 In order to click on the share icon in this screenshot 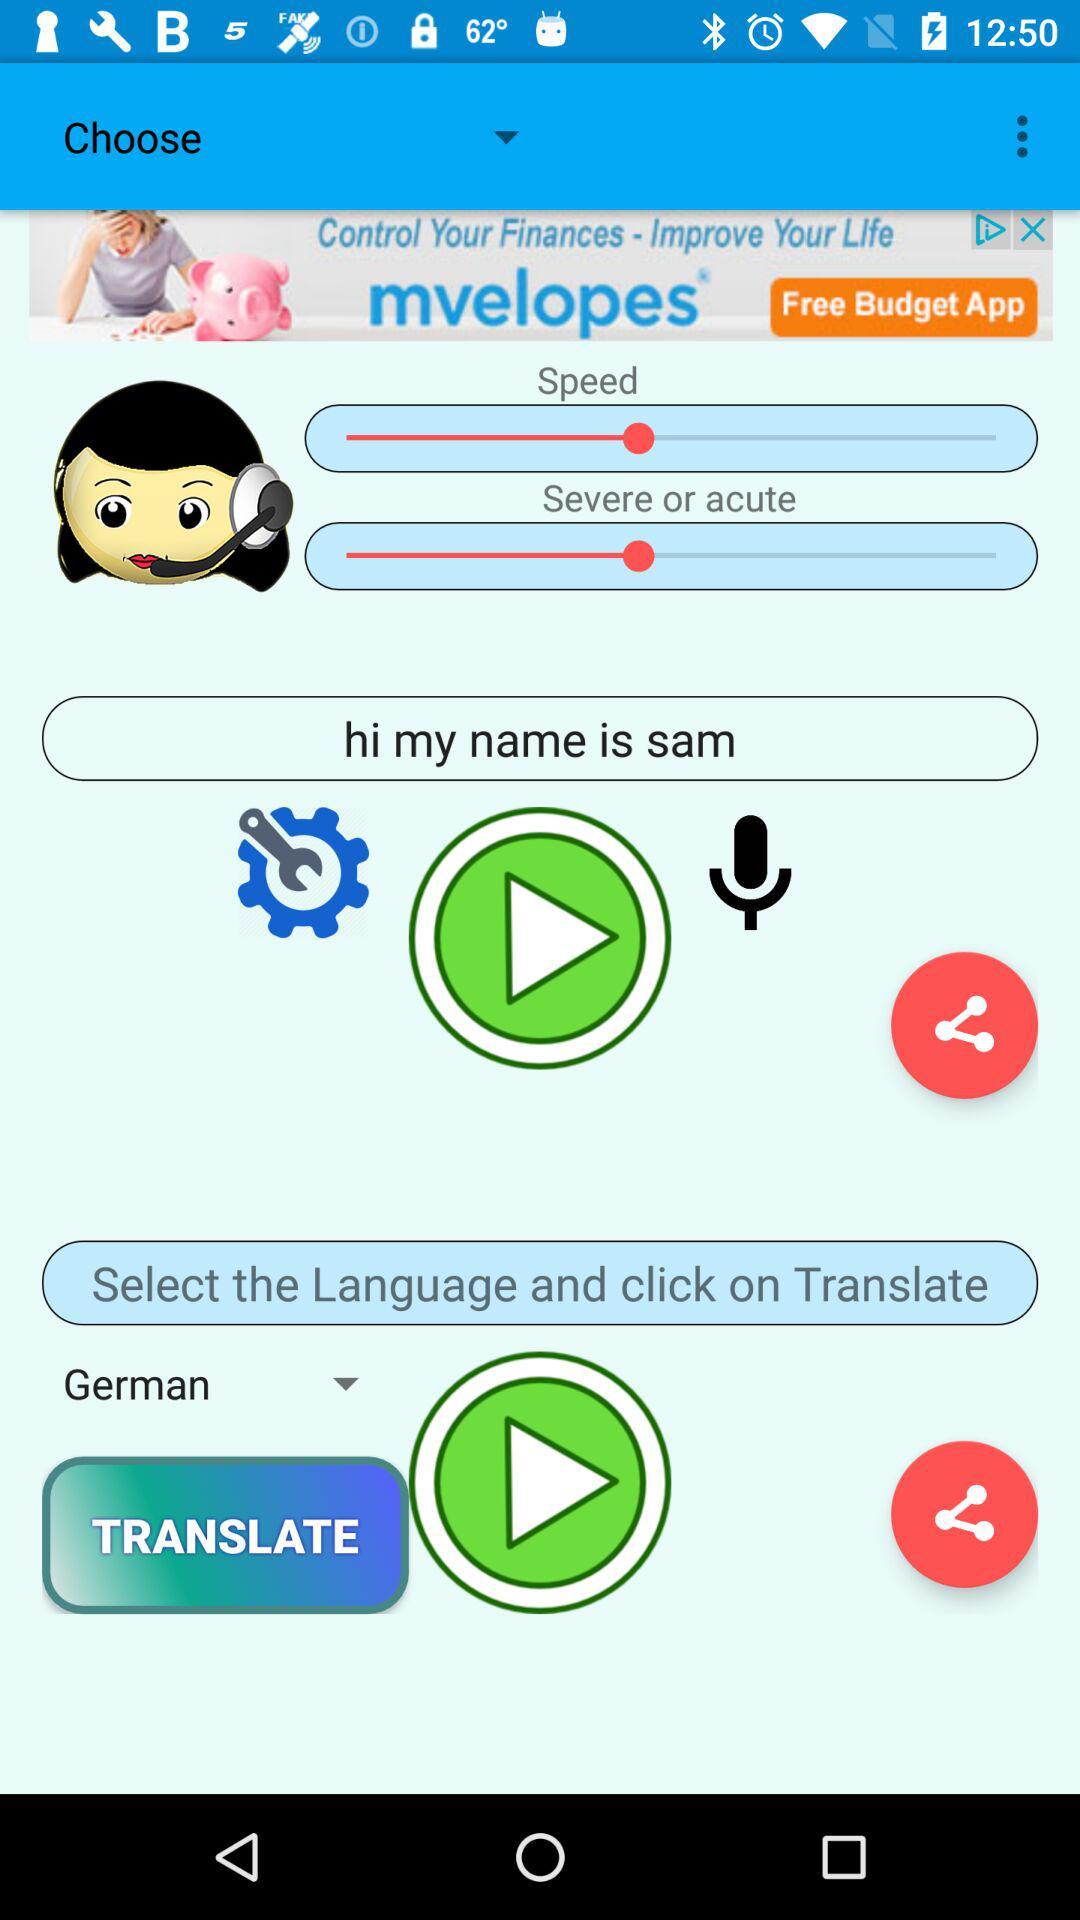, I will do `click(963, 1514)`.